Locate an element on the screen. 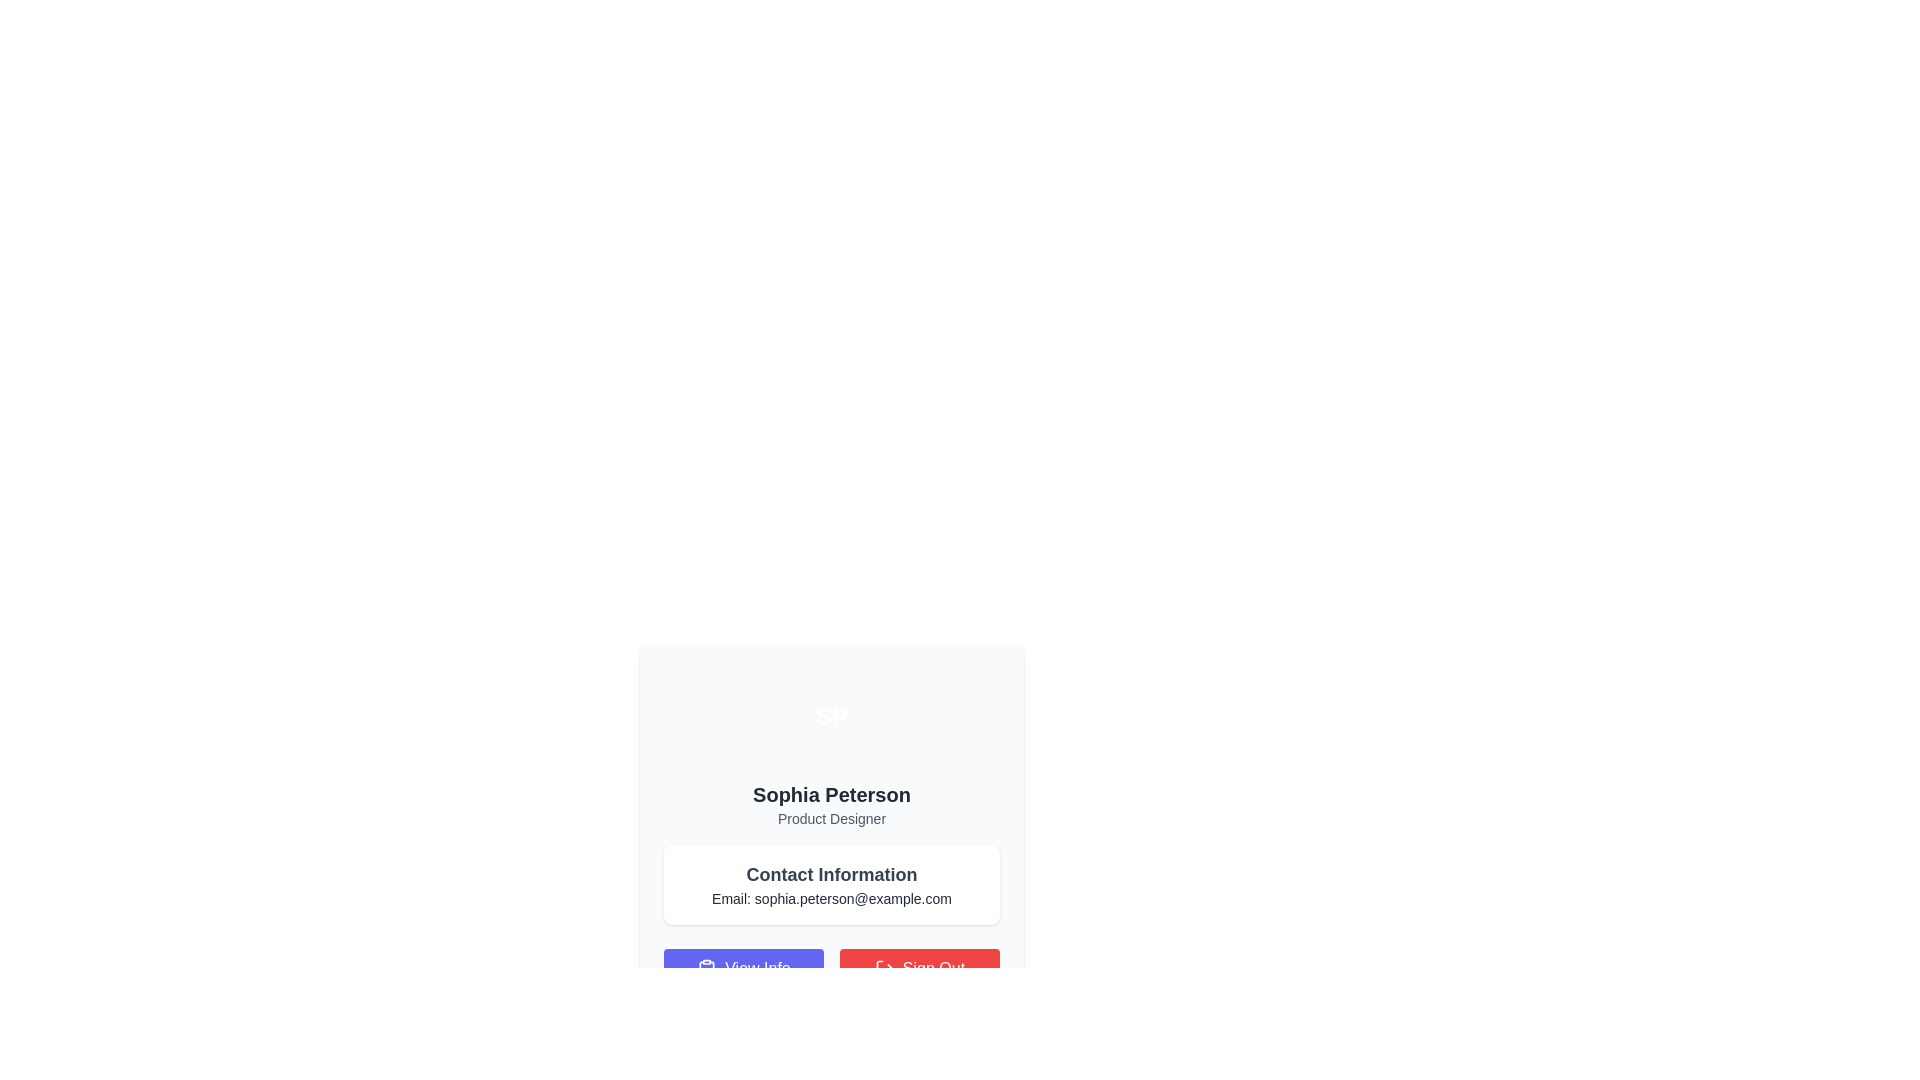  the red rectangular button labeled 'Sign Out' with rounded corners is located at coordinates (919, 967).